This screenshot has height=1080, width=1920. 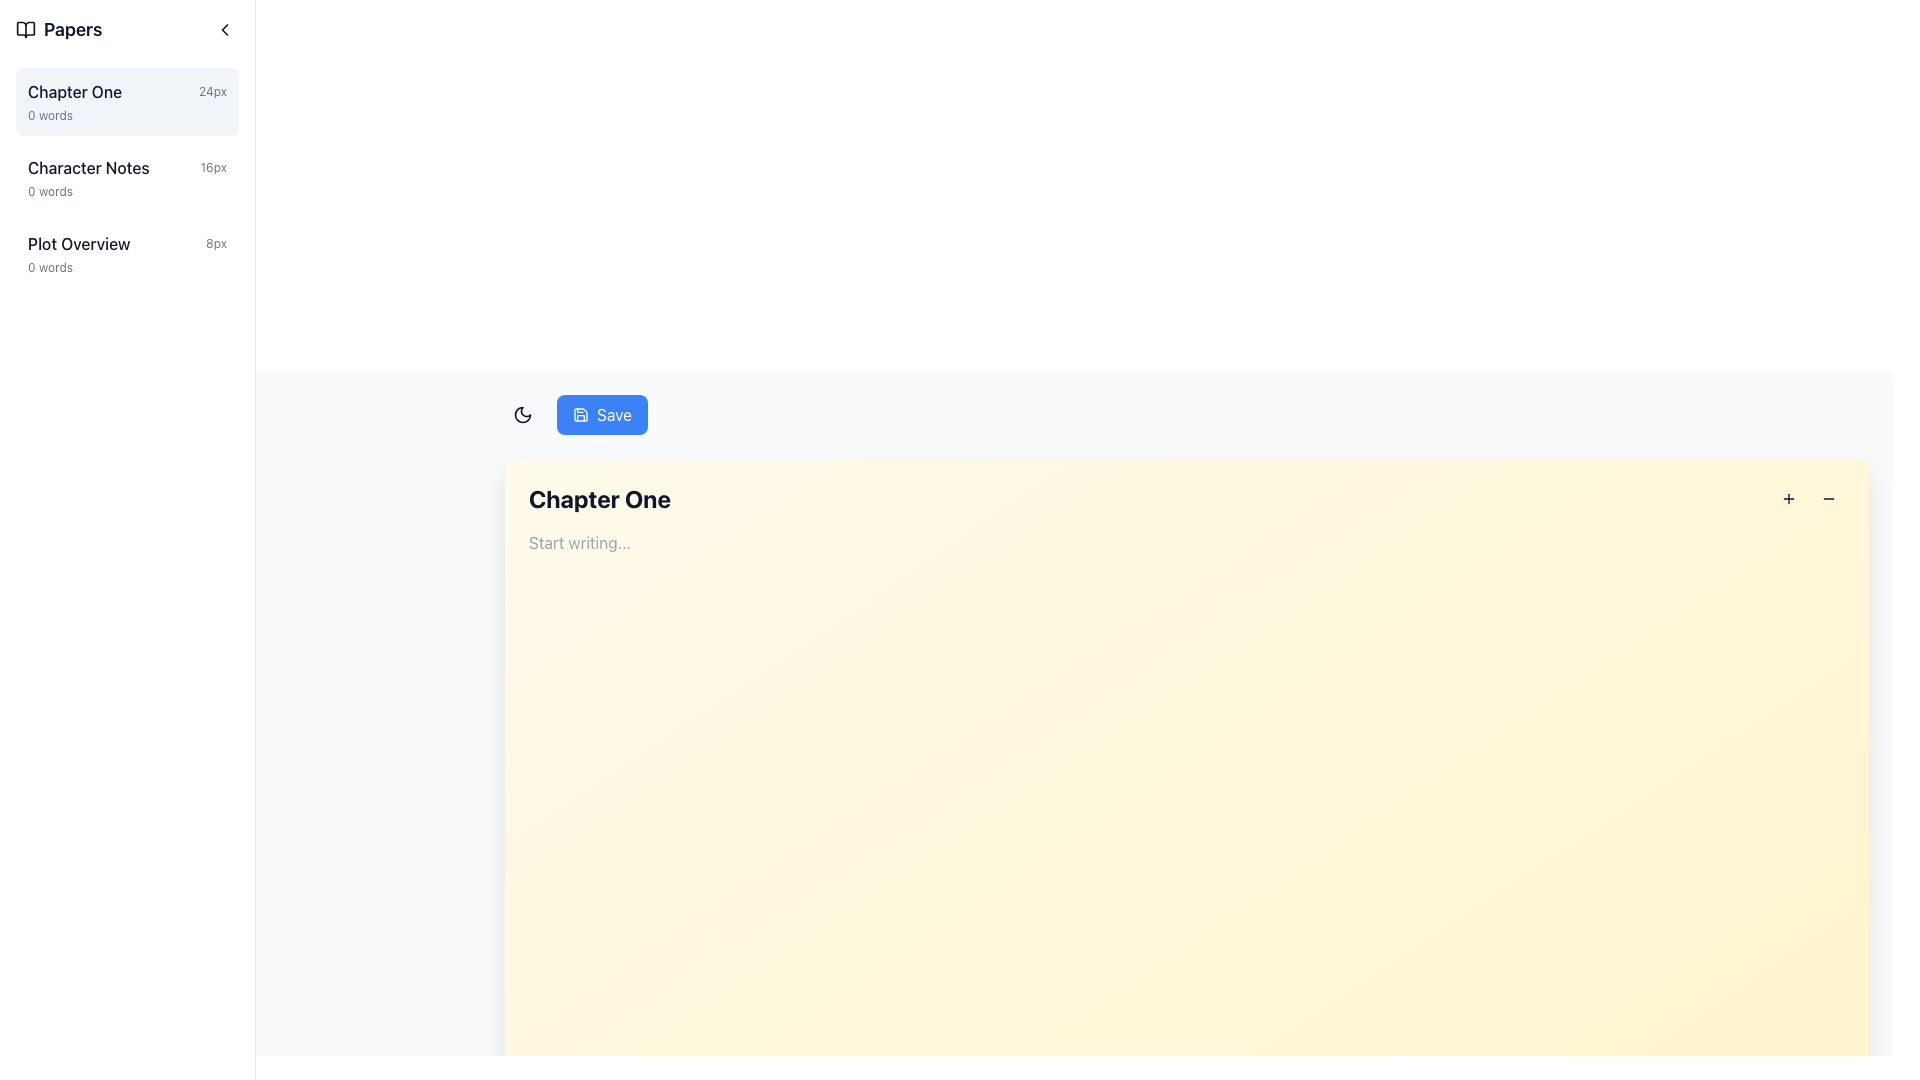 I want to click on the 'Save' button, which is a rectangular button with rounded corners, blue background, and white text, located at the top center of the main panel, so click(x=601, y=414).